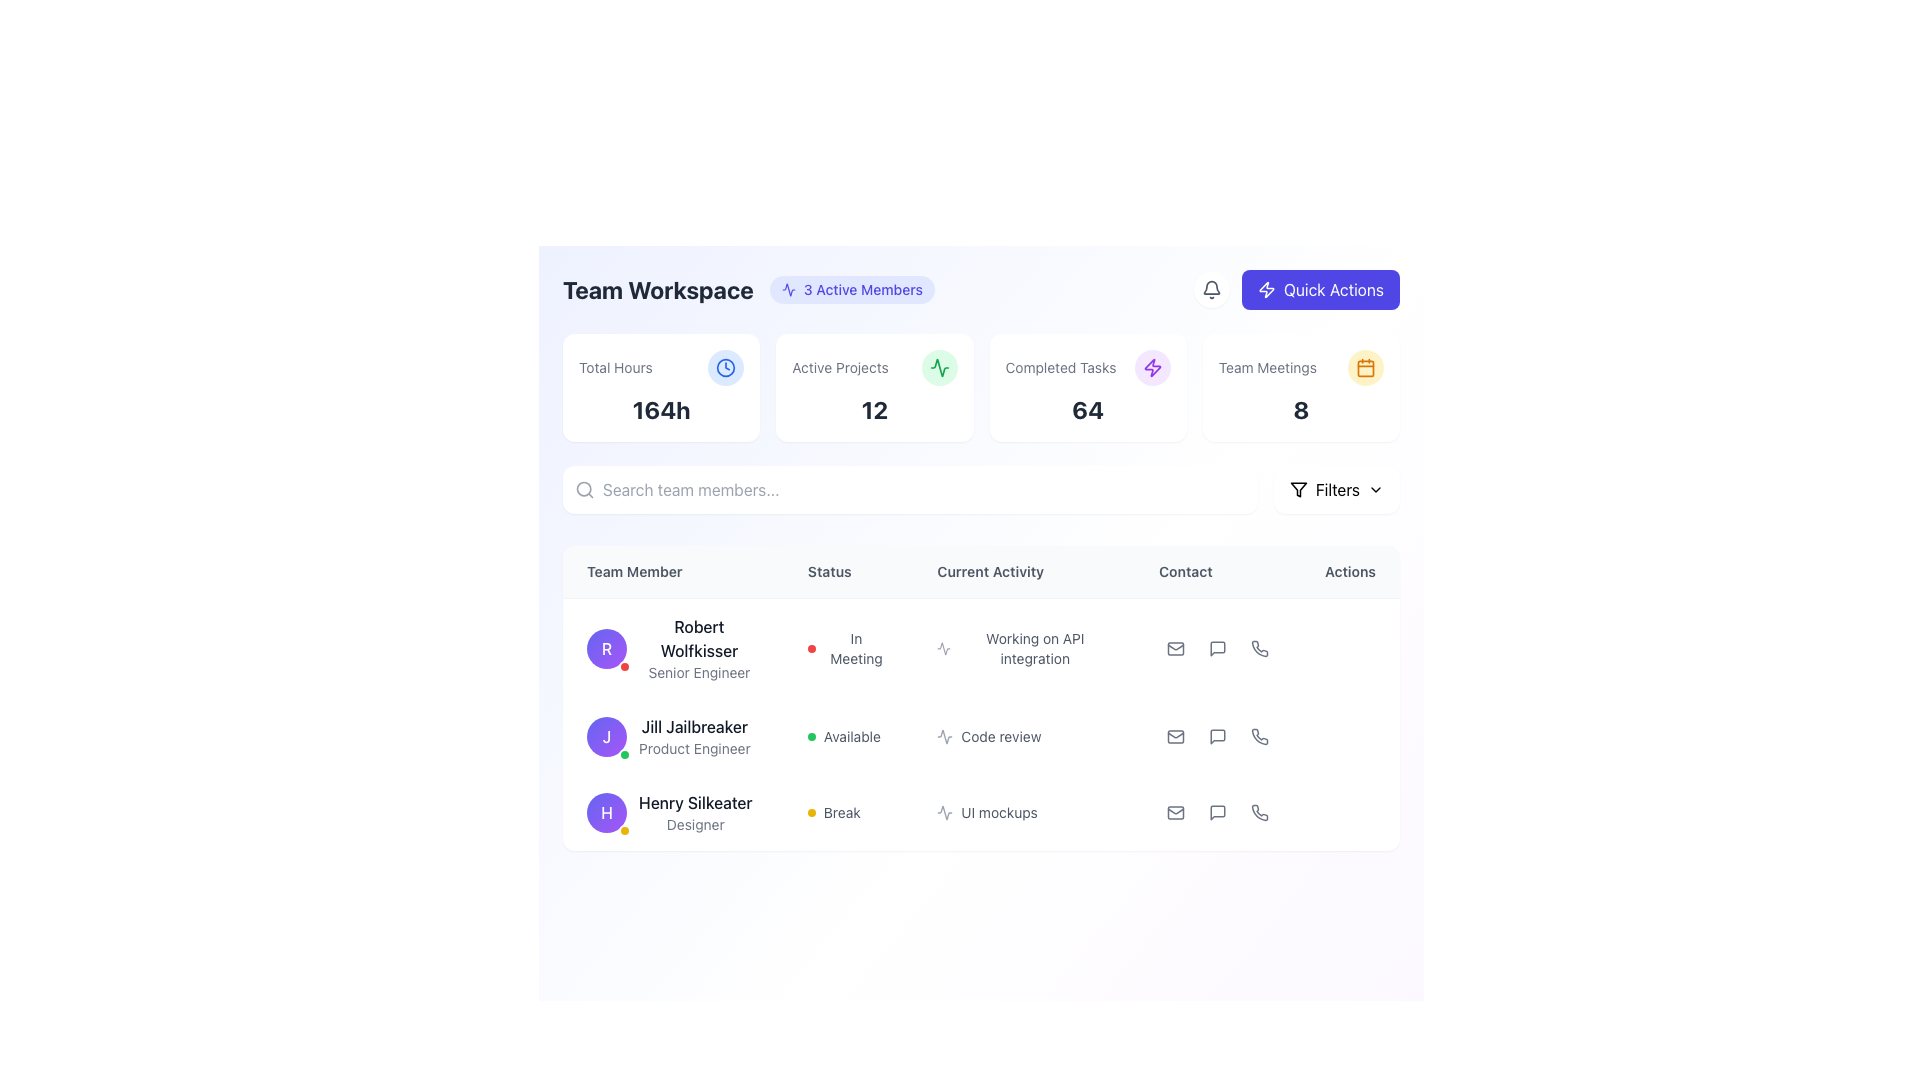 Image resolution: width=1920 pixels, height=1080 pixels. I want to click on the status indicator text label for 'Jill Jailbreaker' in the team overview, so click(848, 736).